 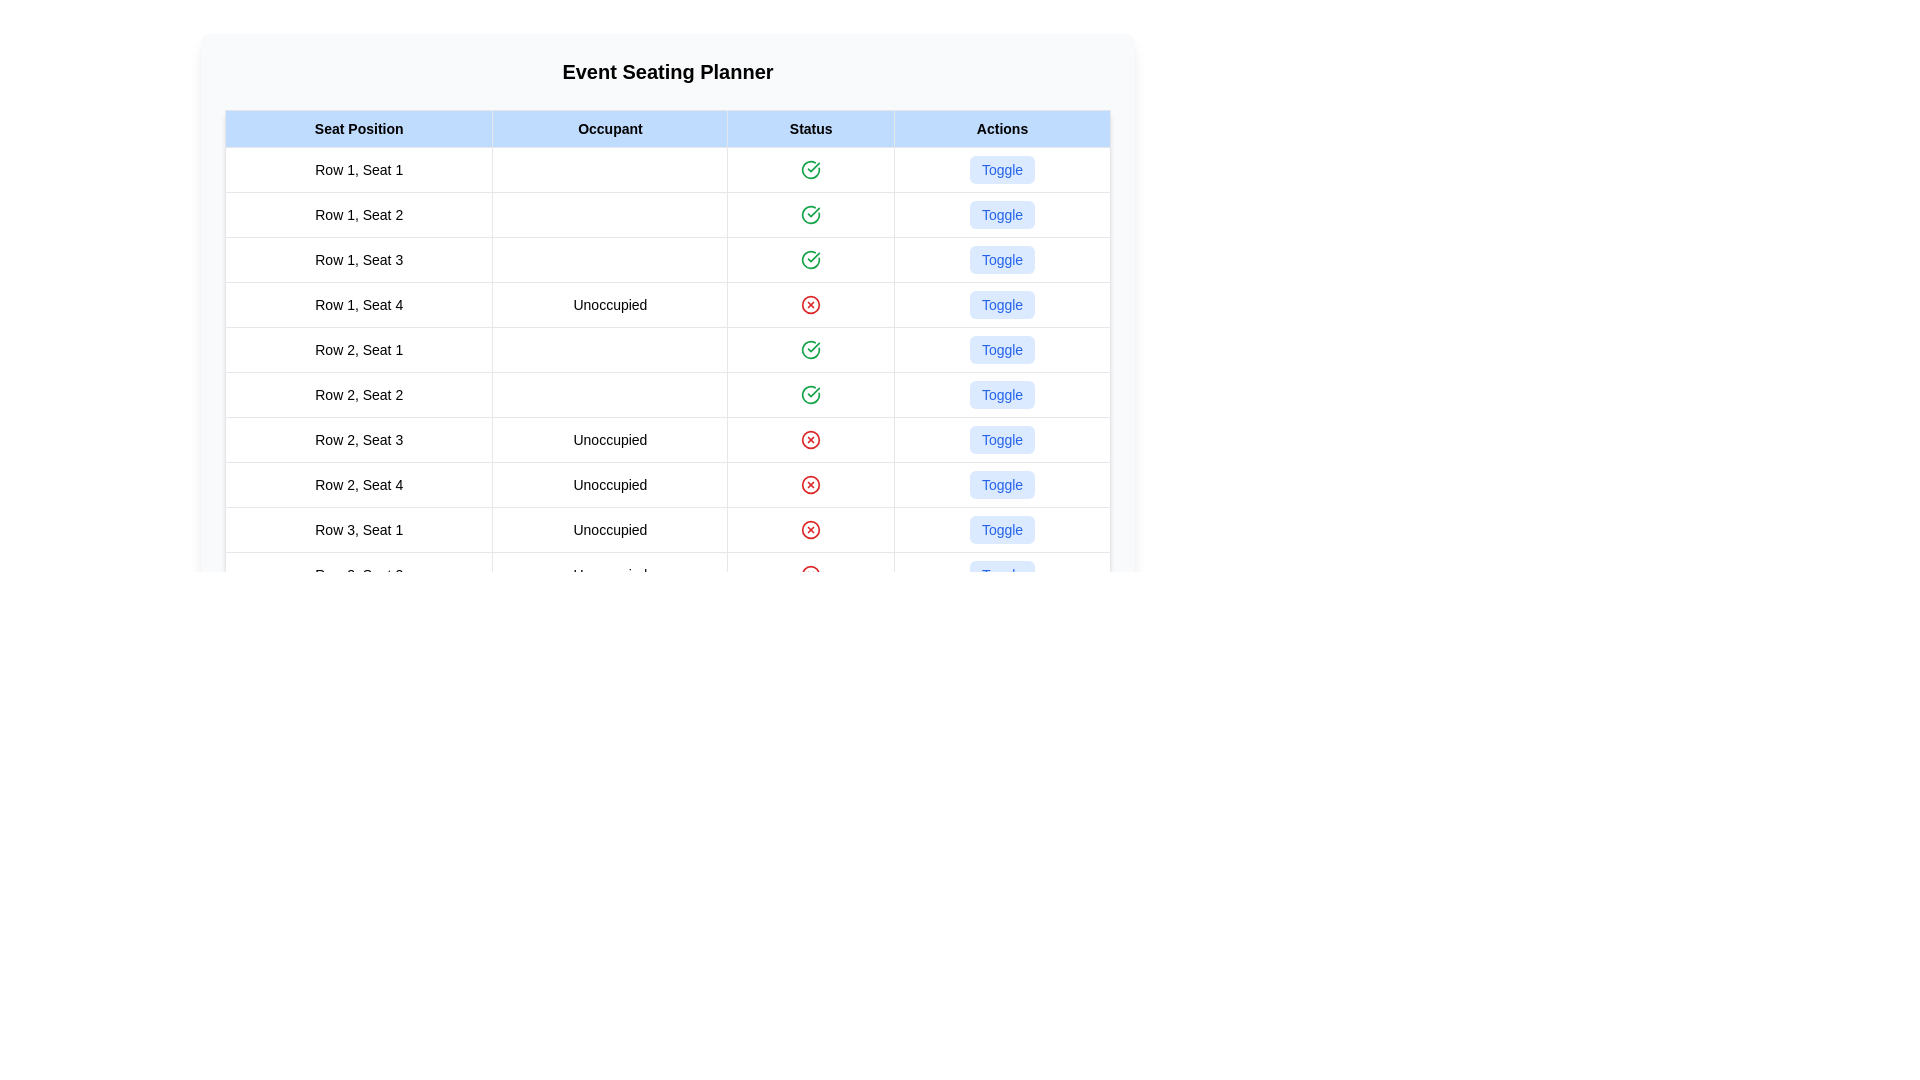 What do you see at coordinates (811, 128) in the screenshot?
I see `the 'Status' Table Header, which is the third cell in the header row of the table, styled with bold black text on a light blue background` at bounding box center [811, 128].